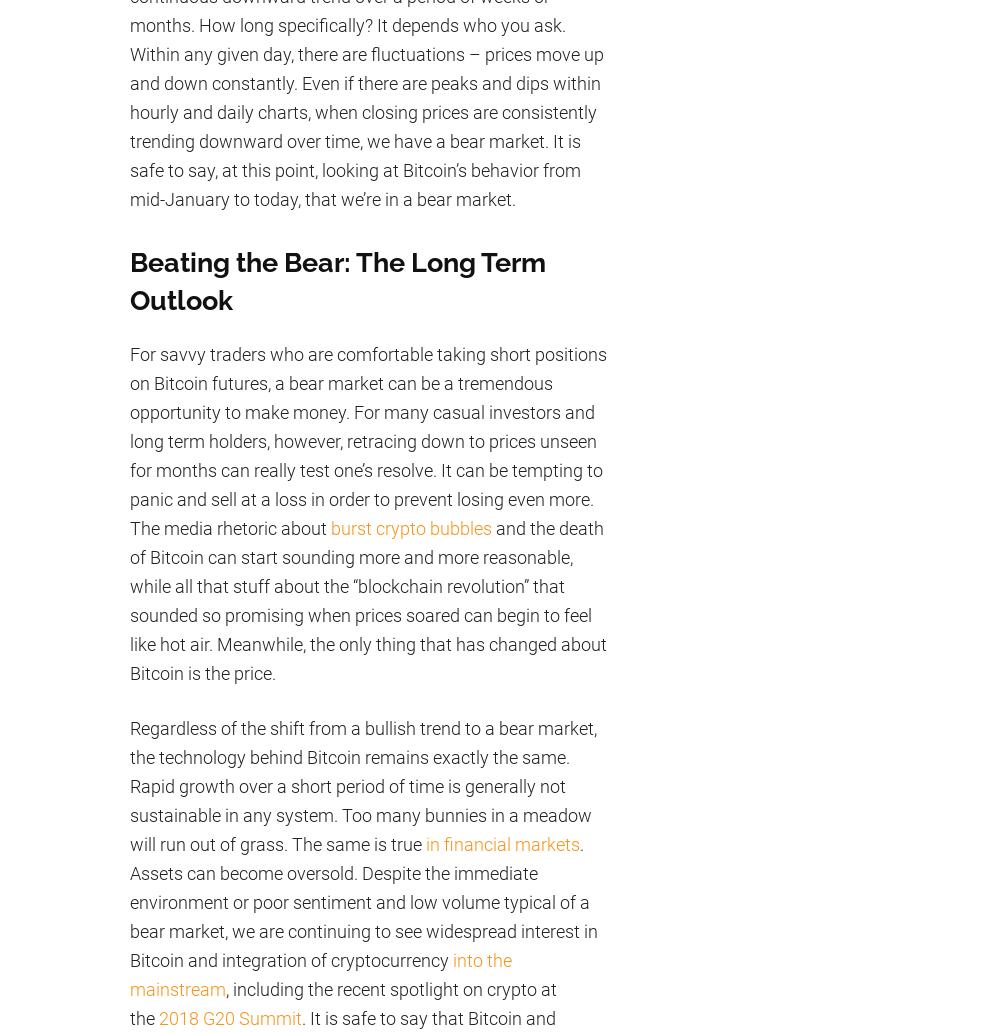 Image resolution: width=1000 pixels, height=1033 pixels. Describe the element at coordinates (411, 526) in the screenshot. I see `'burst crypto bubbles'` at that location.